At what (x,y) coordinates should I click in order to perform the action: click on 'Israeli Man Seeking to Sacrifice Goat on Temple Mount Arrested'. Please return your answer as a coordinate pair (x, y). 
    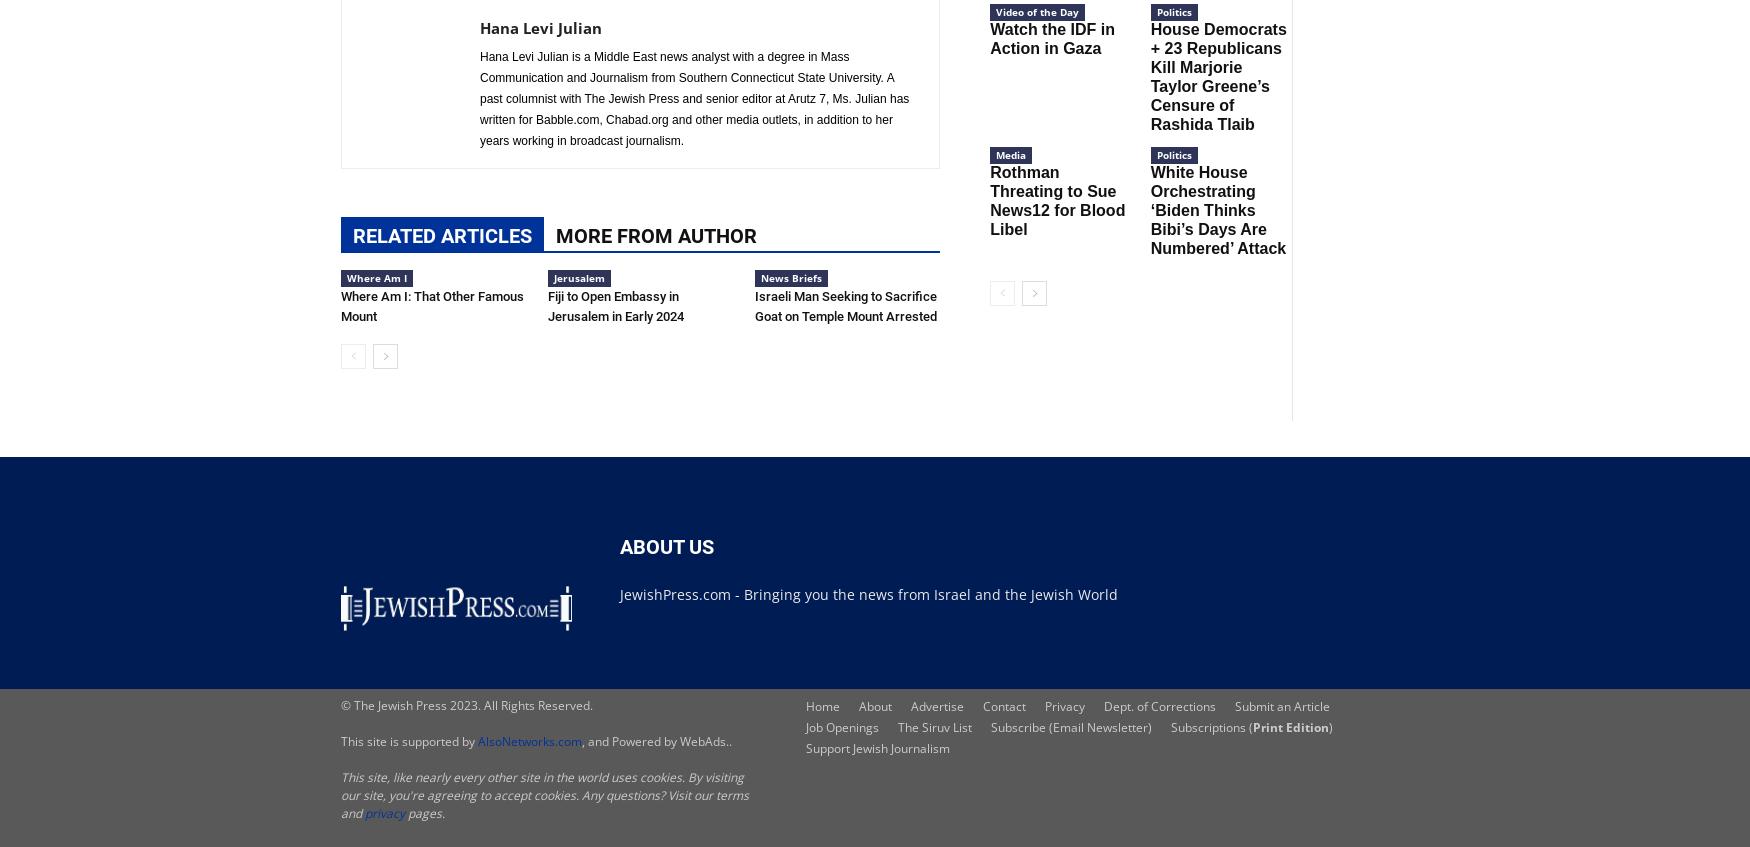
    Looking at the image, I should click on (845, 305).